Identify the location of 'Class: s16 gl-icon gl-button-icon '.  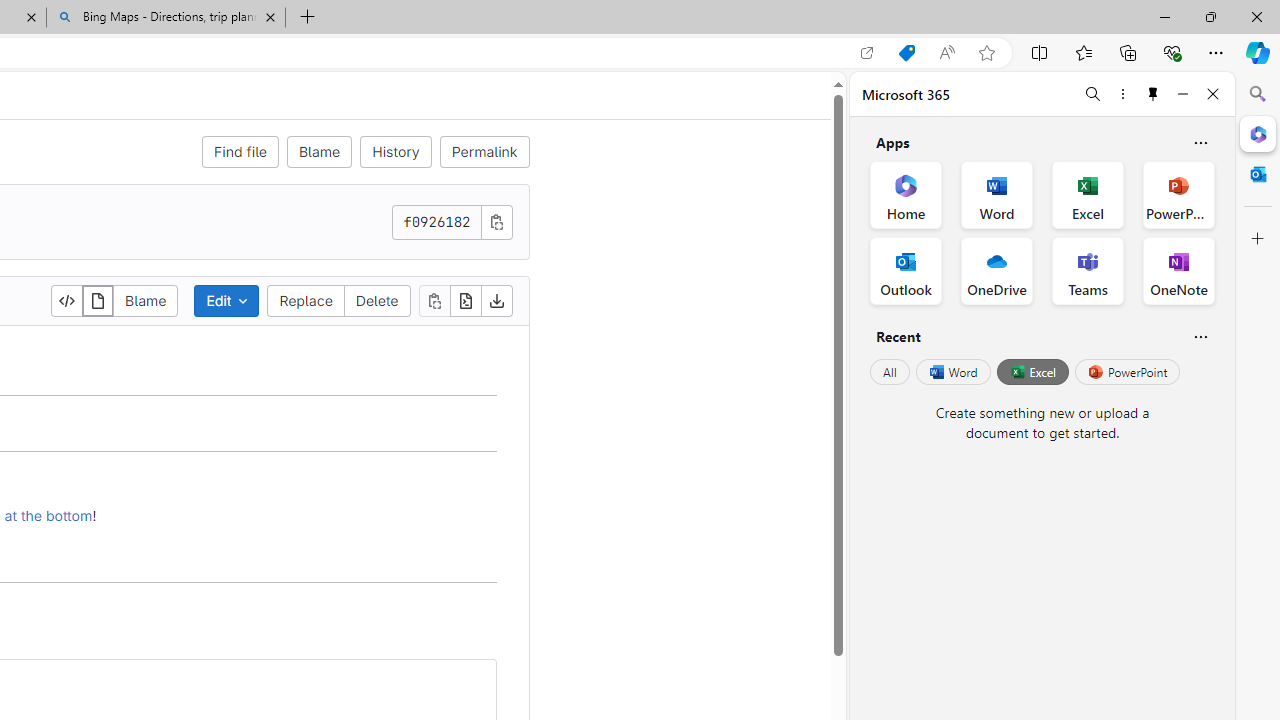
(496, 221).